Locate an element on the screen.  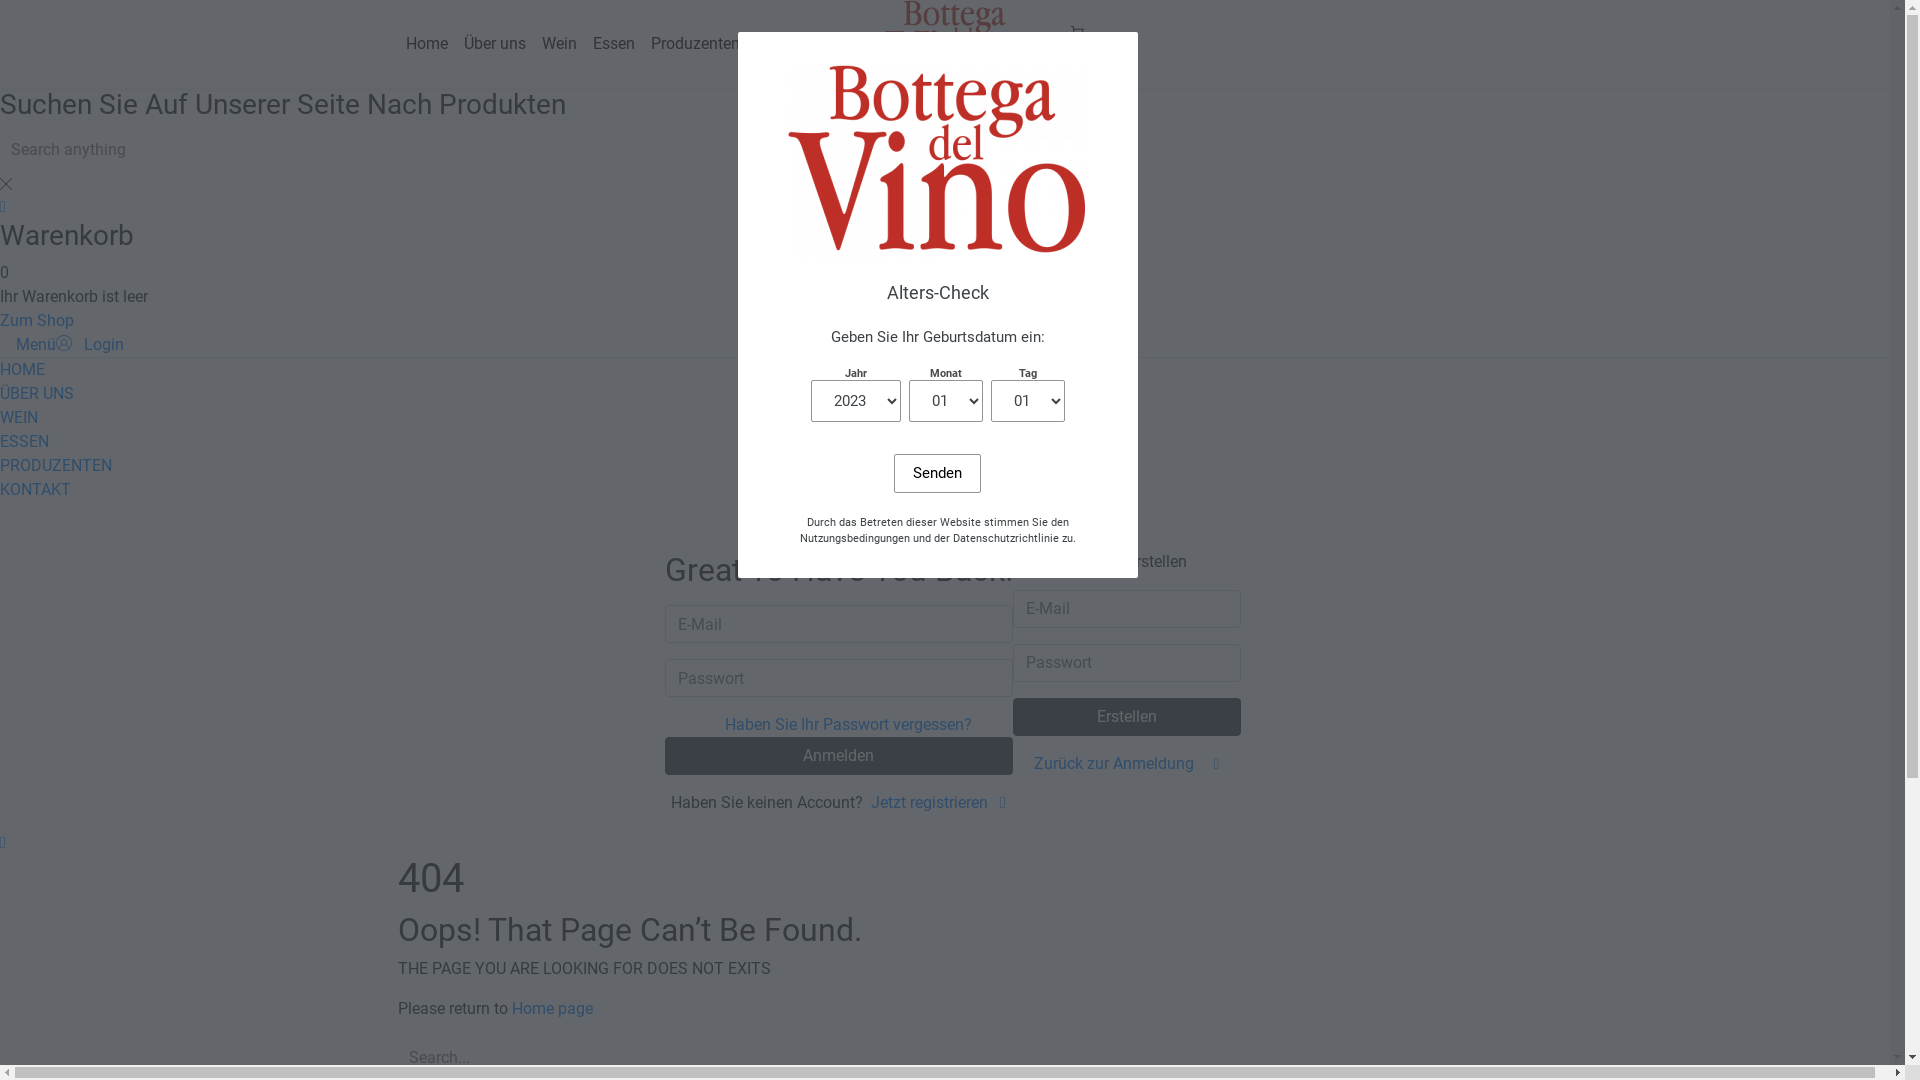
'Produzenten' is located at coordinates (694, 43).